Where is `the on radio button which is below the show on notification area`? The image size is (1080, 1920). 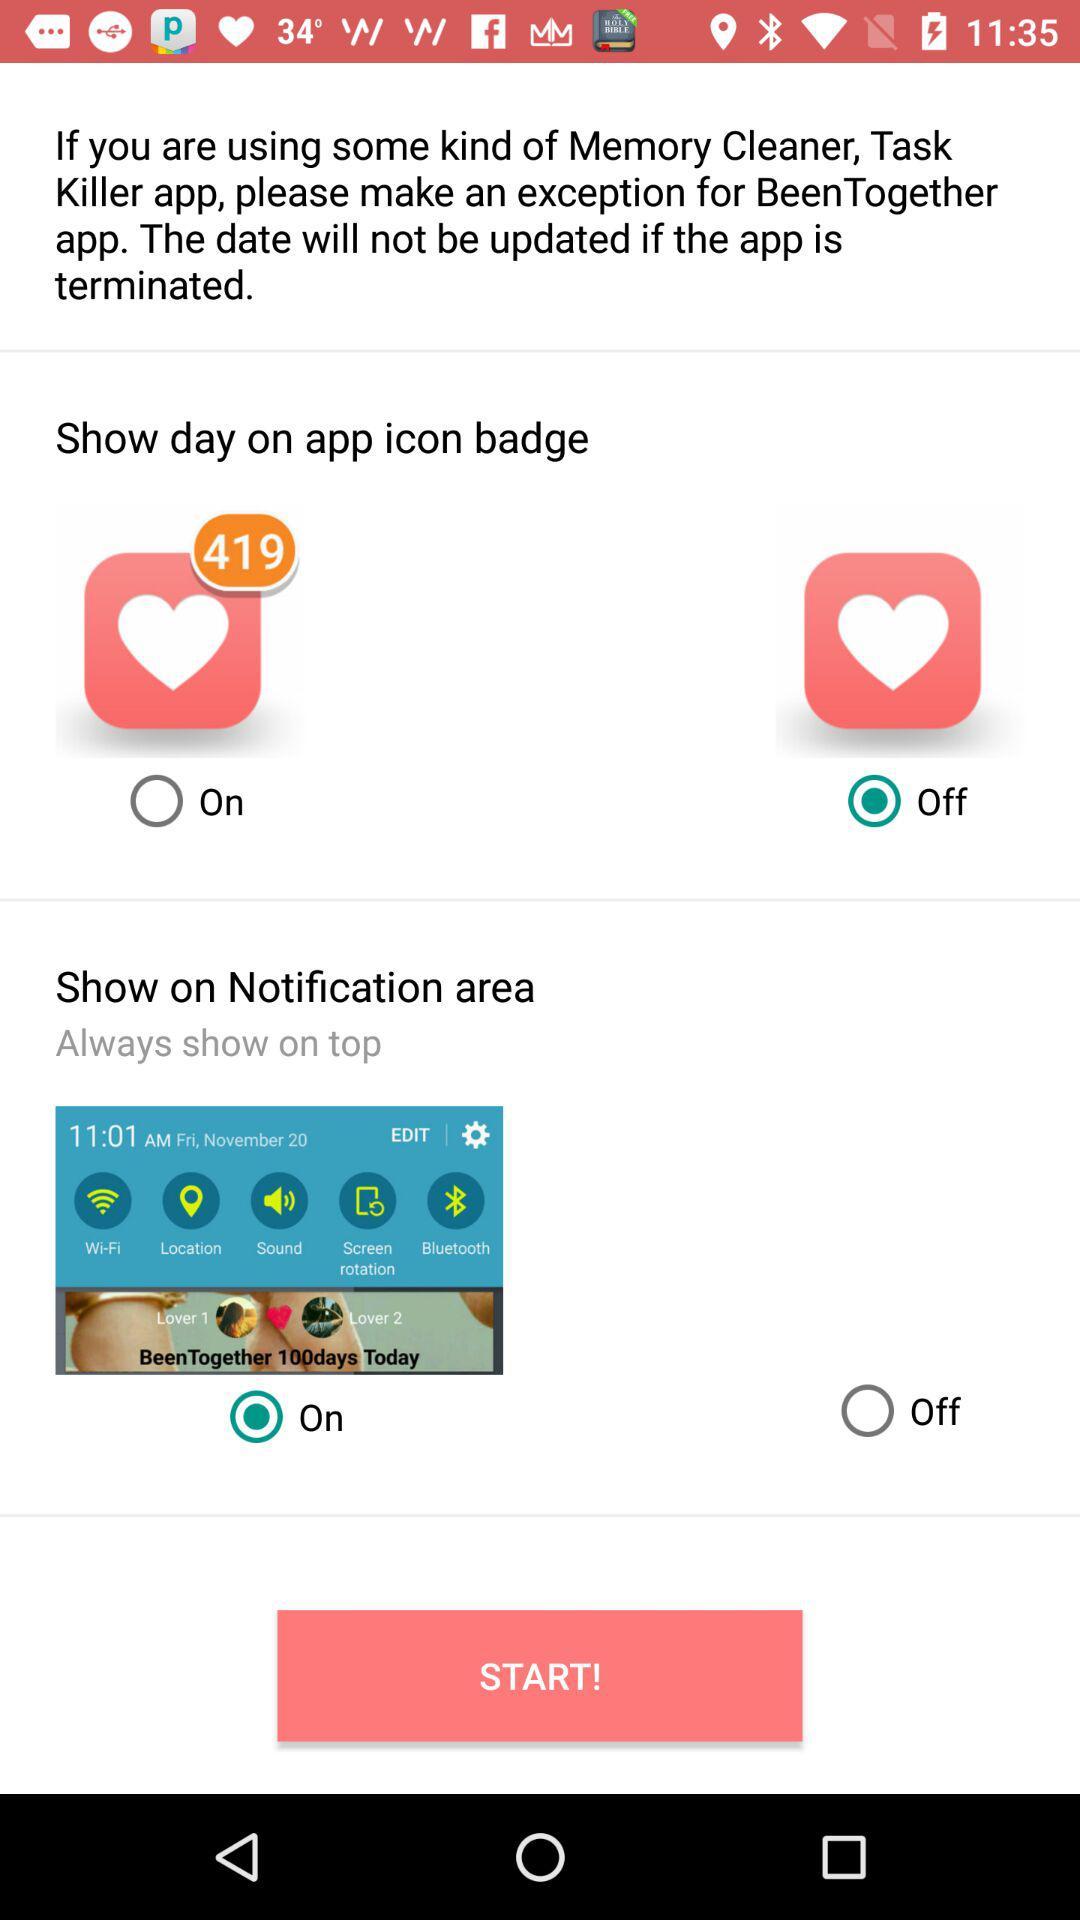
the on radio button which is below the show on notification area is located at coordinates (279, 1415).